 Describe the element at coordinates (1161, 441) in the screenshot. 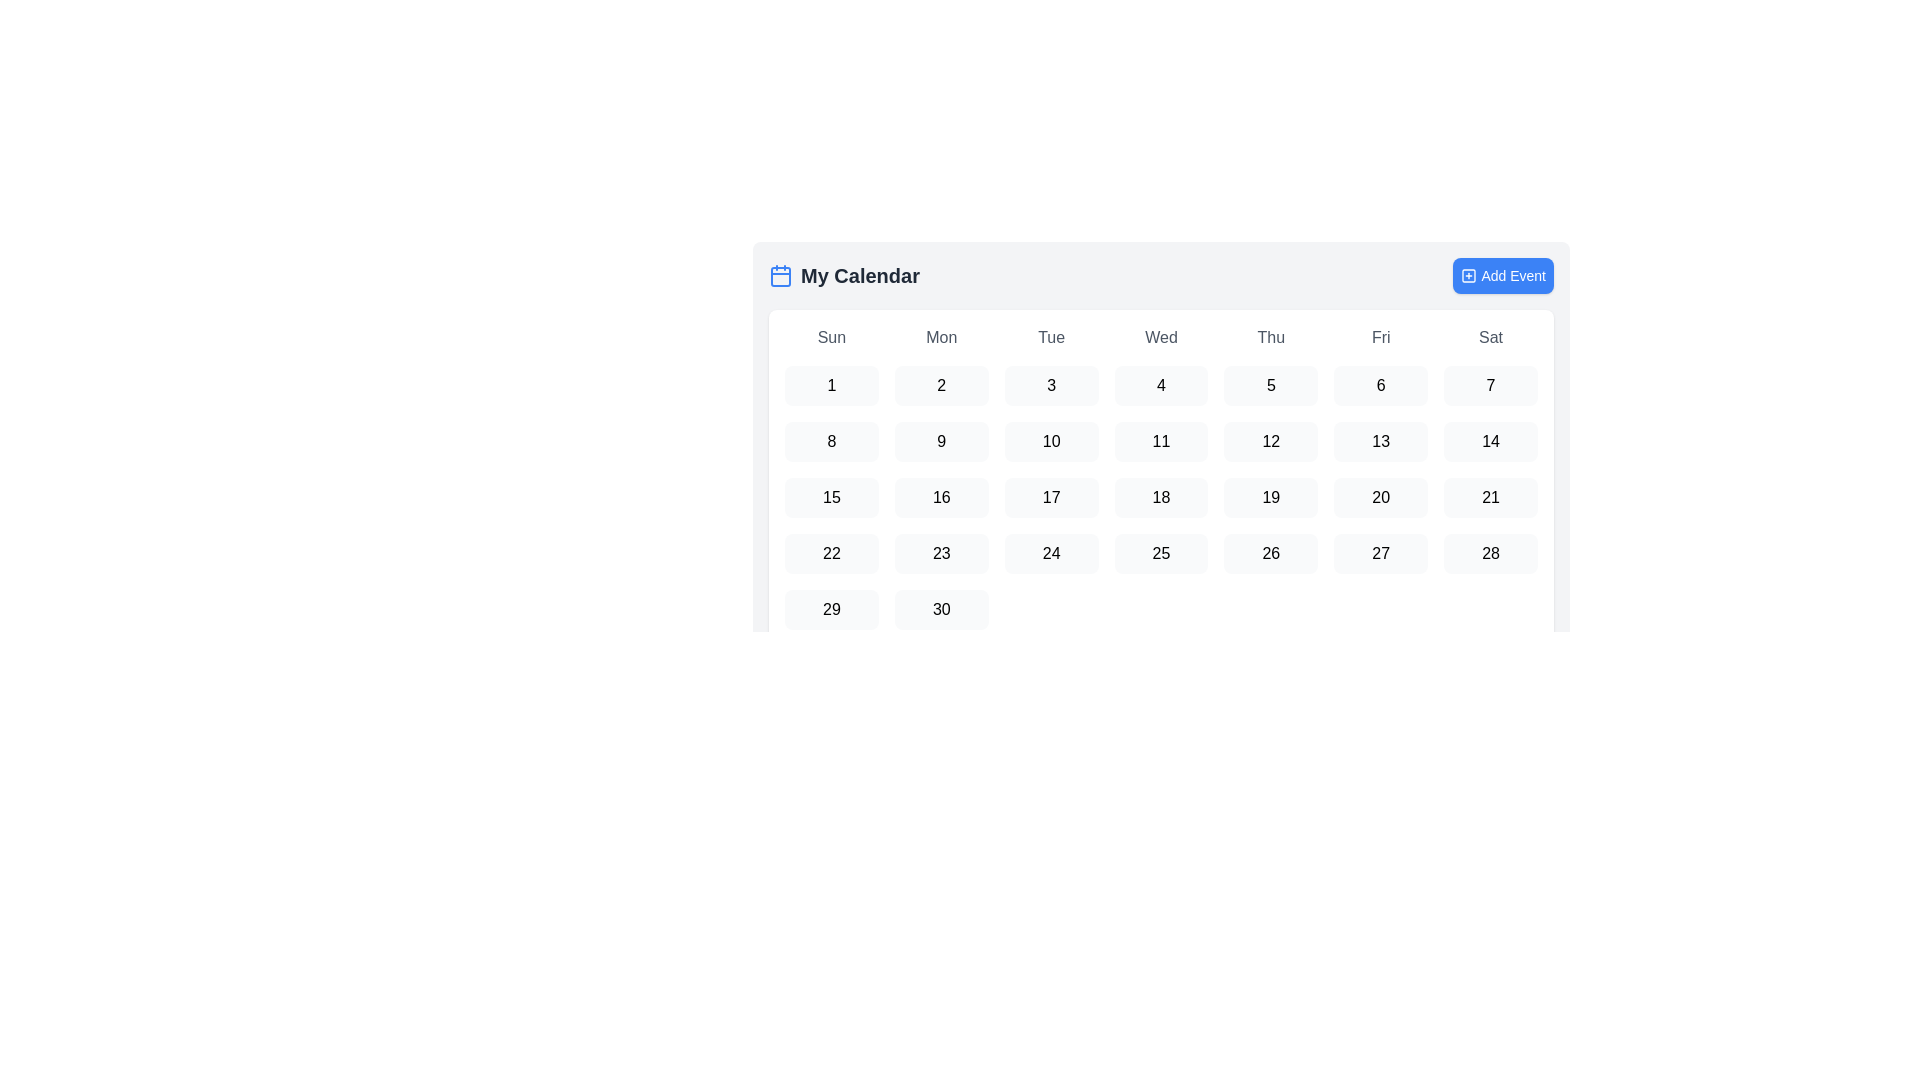

I see `the clickable calendar day element displaying the number '11' in a light gray box` at that location.